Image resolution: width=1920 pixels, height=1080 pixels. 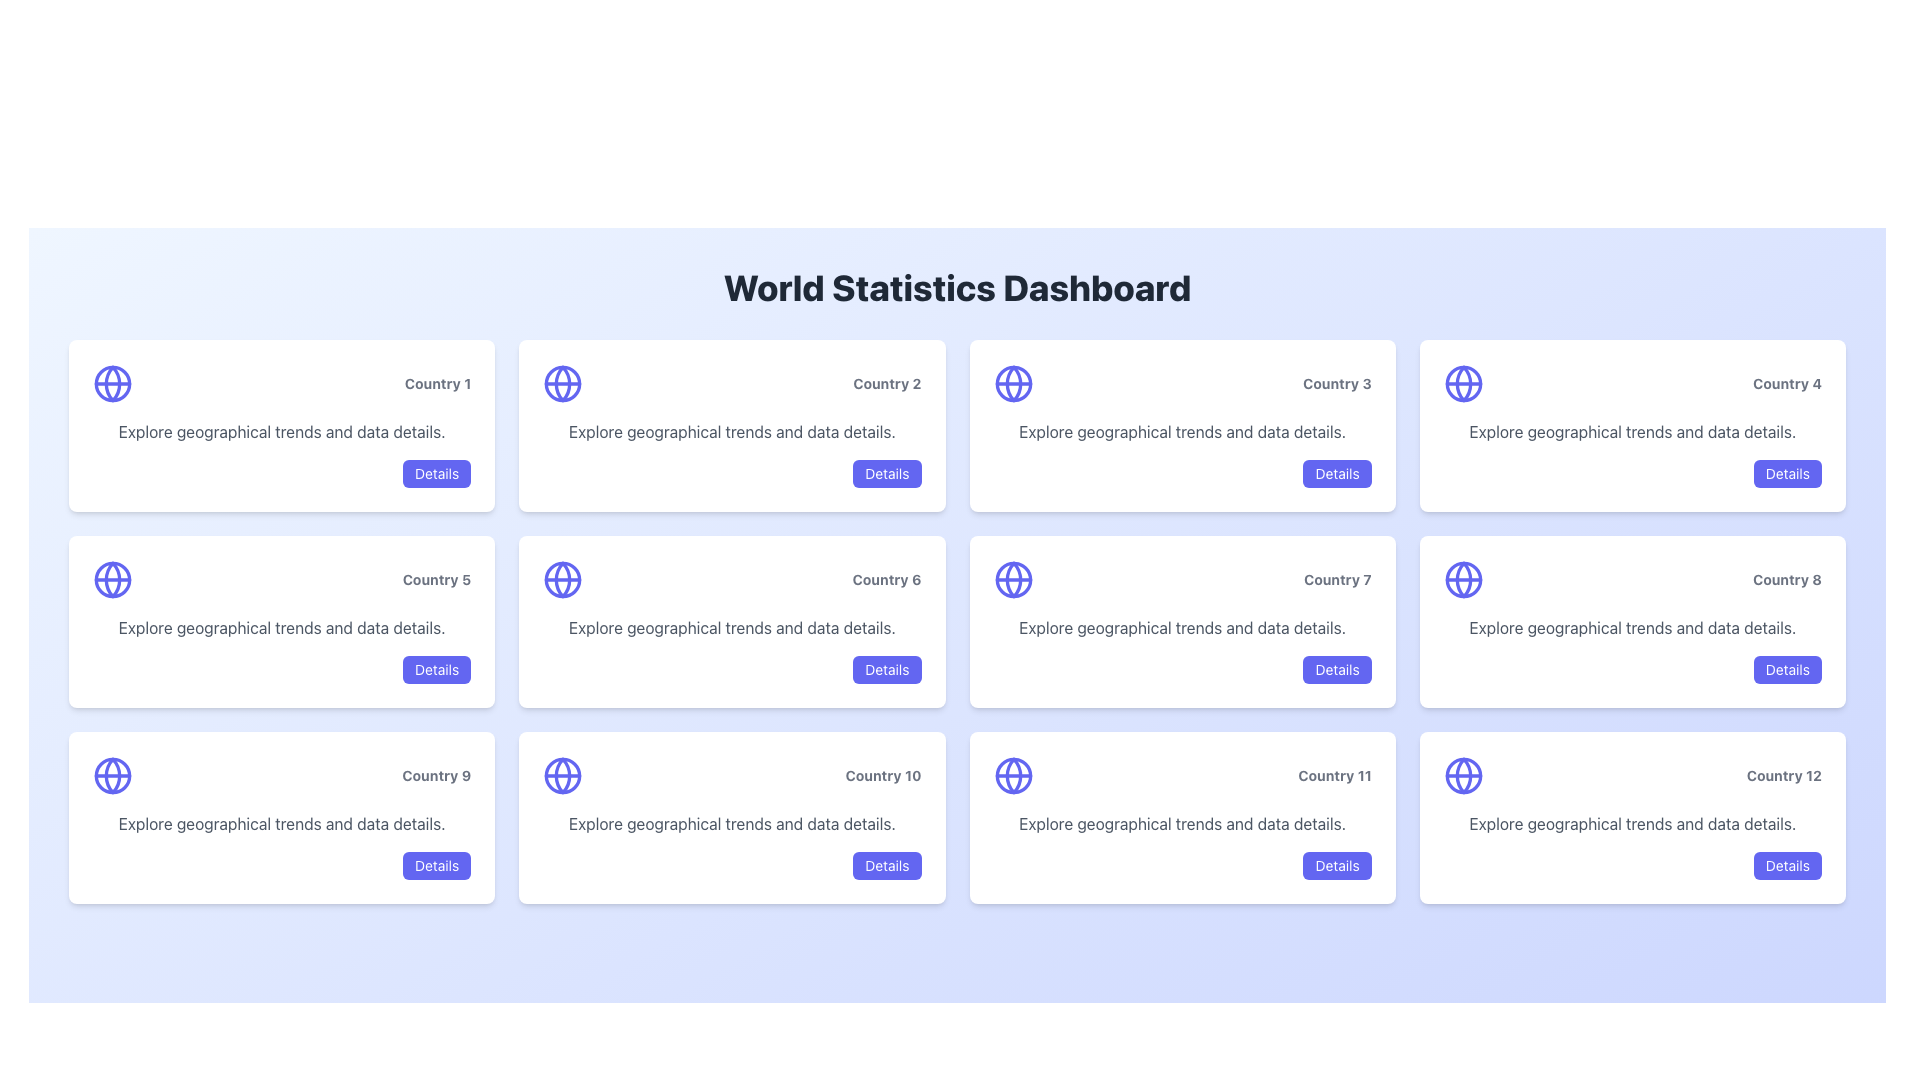 What do you see at coordinates (1182, 424) in the screenshot?
I see `the card element that has a white background with rounded corners, features a blue globe icon on the left, displays 'Country 3' in bold gray text at the top right, includes a description below, and has a blue button labeled 'Details' at the bottom right` at bounding box center [1182, 424].